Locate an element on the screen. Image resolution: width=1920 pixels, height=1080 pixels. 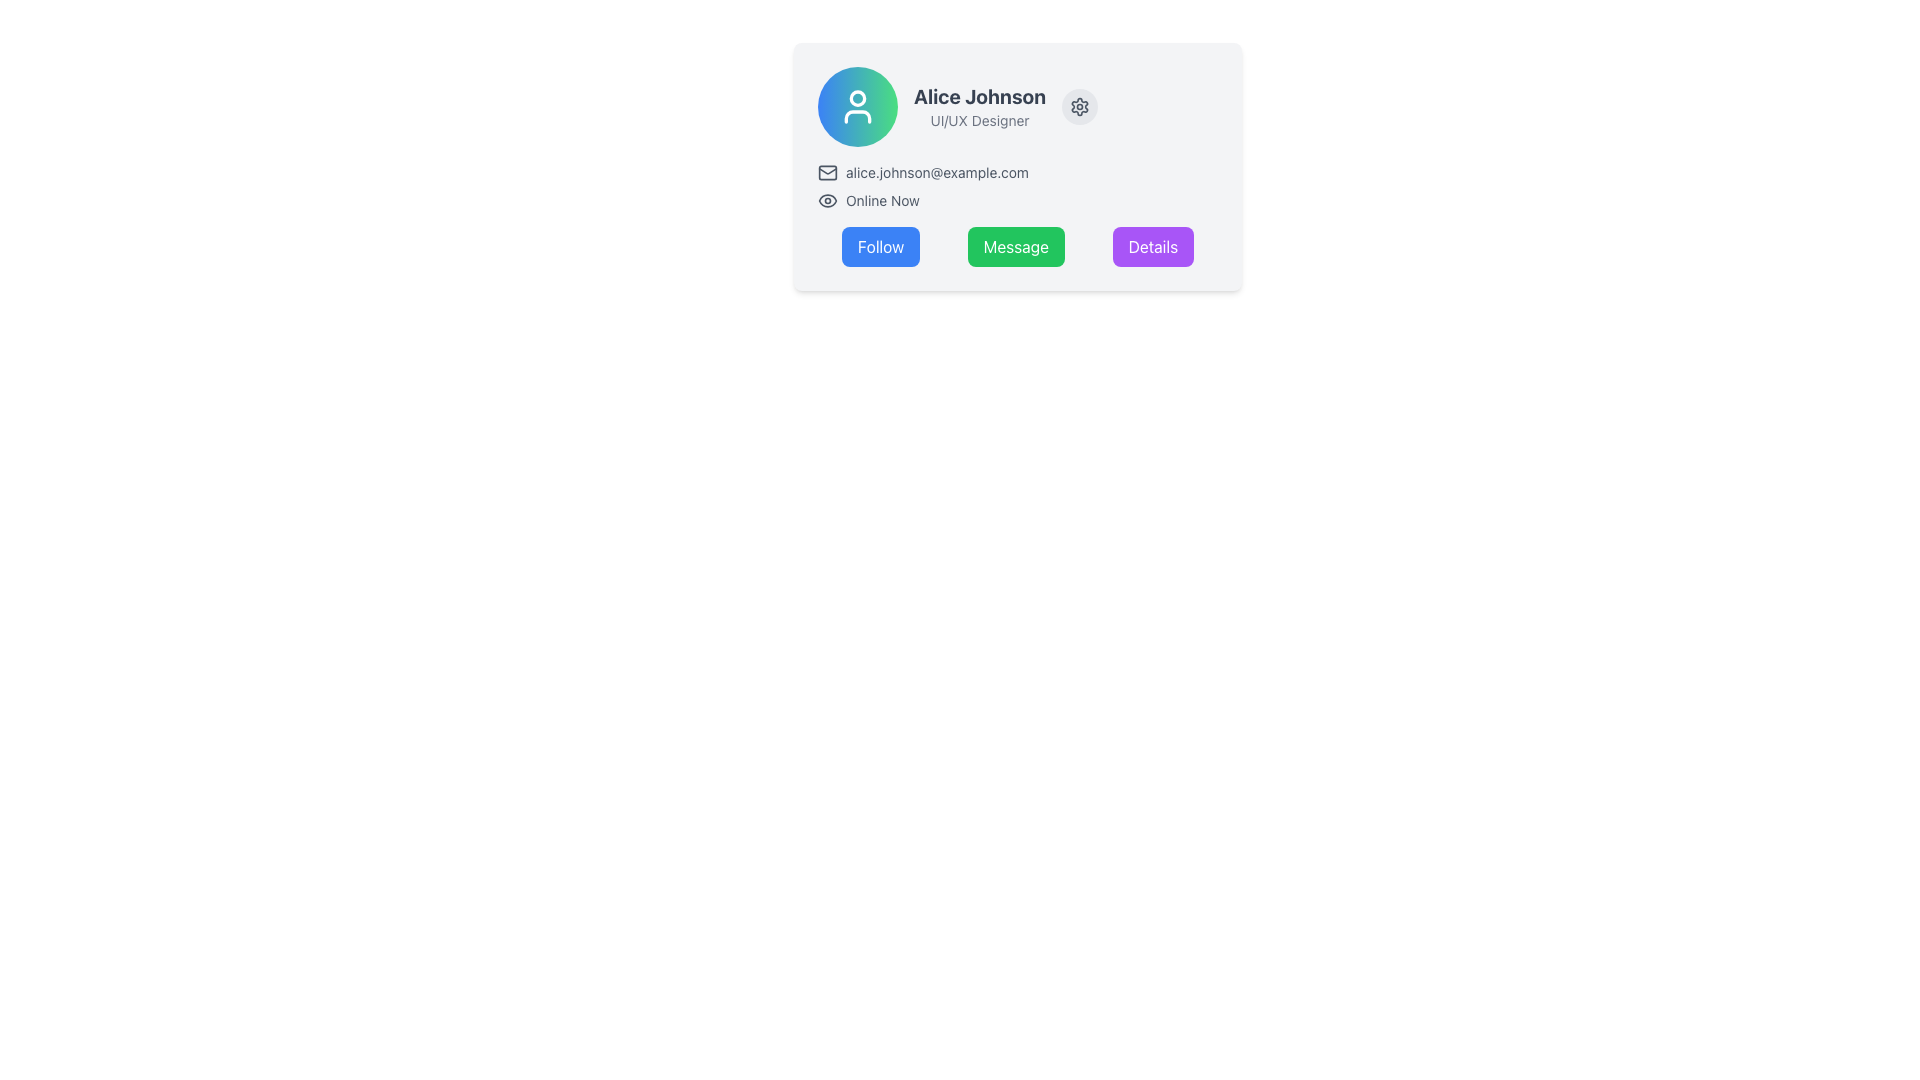
the text label displaying the email address 'alice.johnson@example.com', which is styled in gray and positioned next to an email icon is located at coordinates (936, 172).